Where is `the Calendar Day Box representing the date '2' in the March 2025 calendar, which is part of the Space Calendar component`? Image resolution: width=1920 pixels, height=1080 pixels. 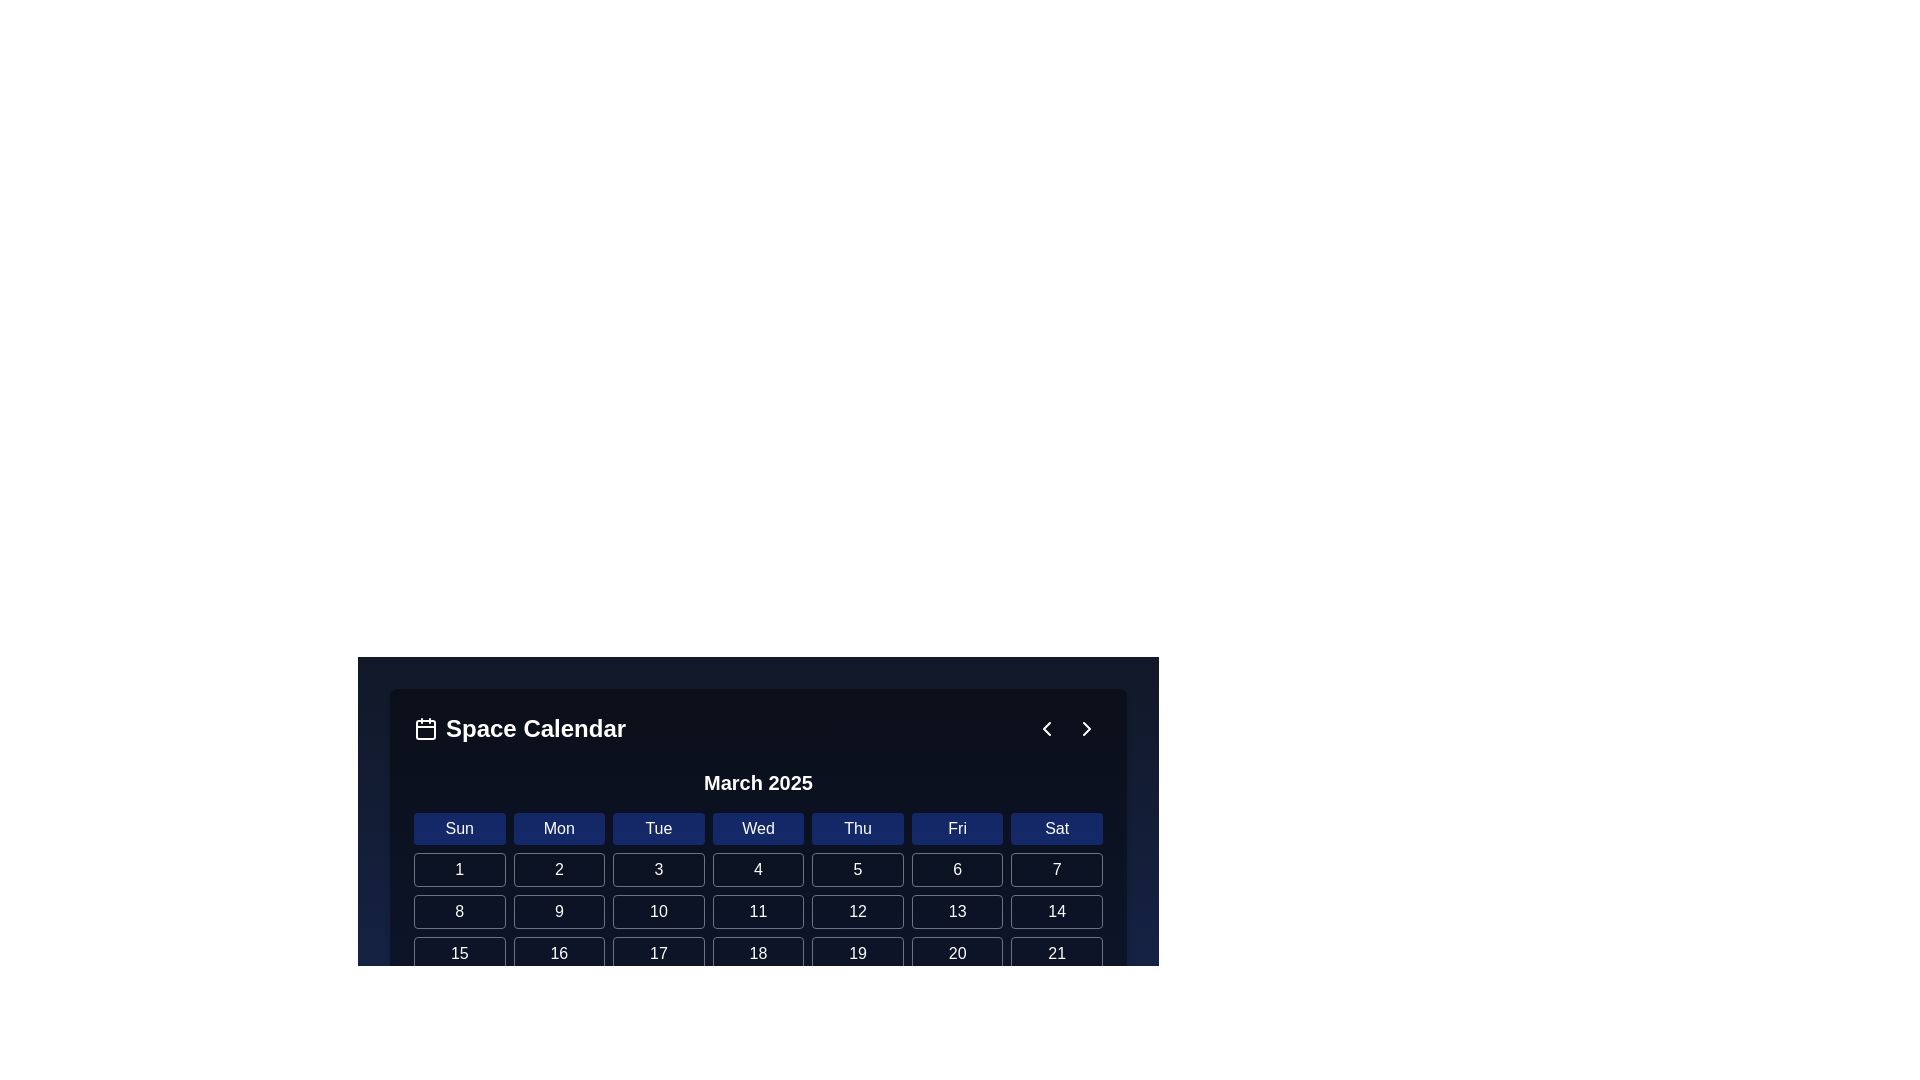 the Calendar Day Box representing the date '2' in the March 2025 calendar, which is part of the Space Calendar component is located at coordinates (757, 1036).